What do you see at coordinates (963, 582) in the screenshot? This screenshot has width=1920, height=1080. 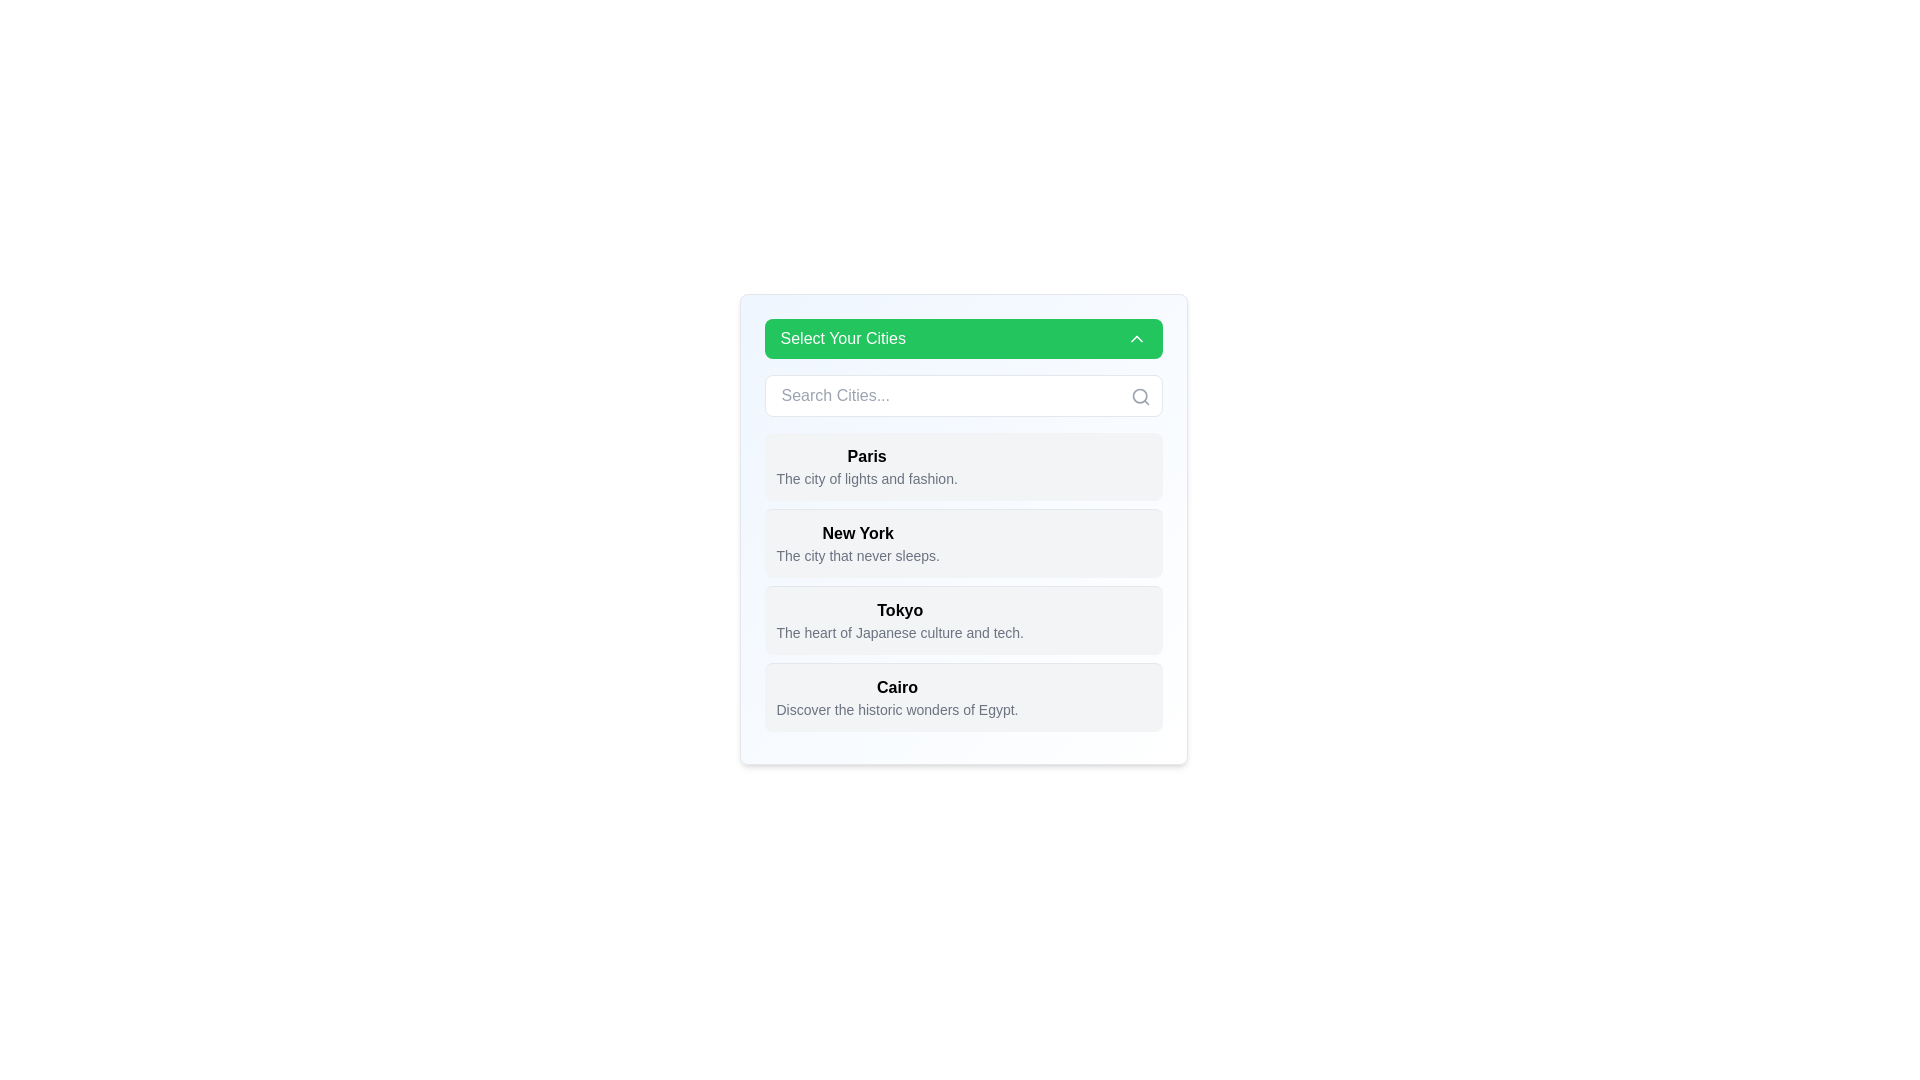 I see `the 'New York' entry in the interactive city list, which is highlighted with a light gray background and changes to light green when hovered, located below the 'Search Cities...' input field` at bounding box center [963, 582].